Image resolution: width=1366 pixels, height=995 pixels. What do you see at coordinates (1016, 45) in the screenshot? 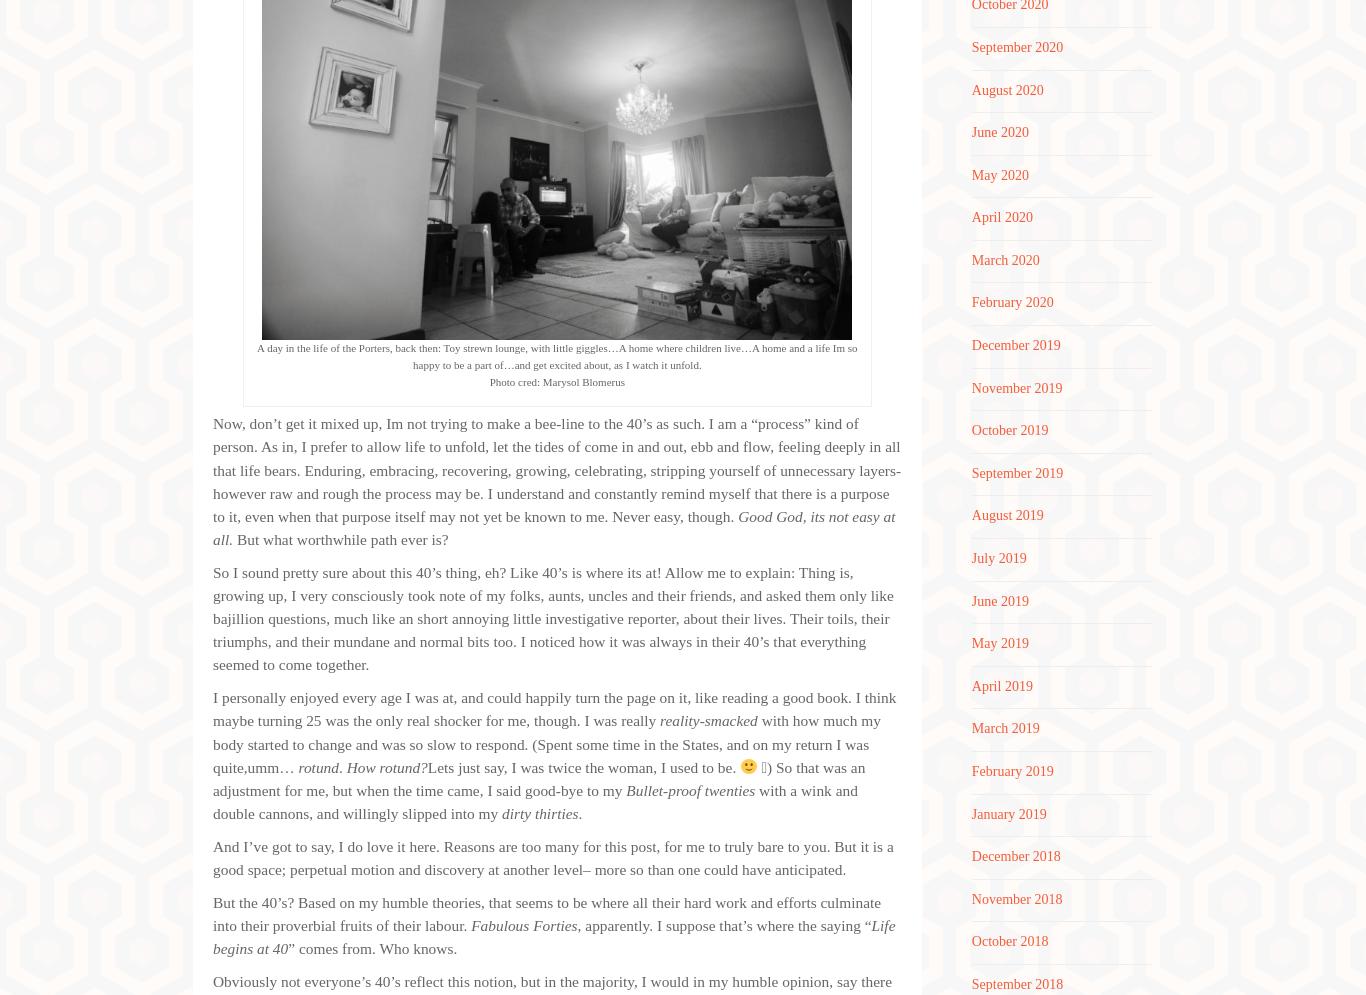
I see `'September 2020'` at bounding box center [1016, 45].